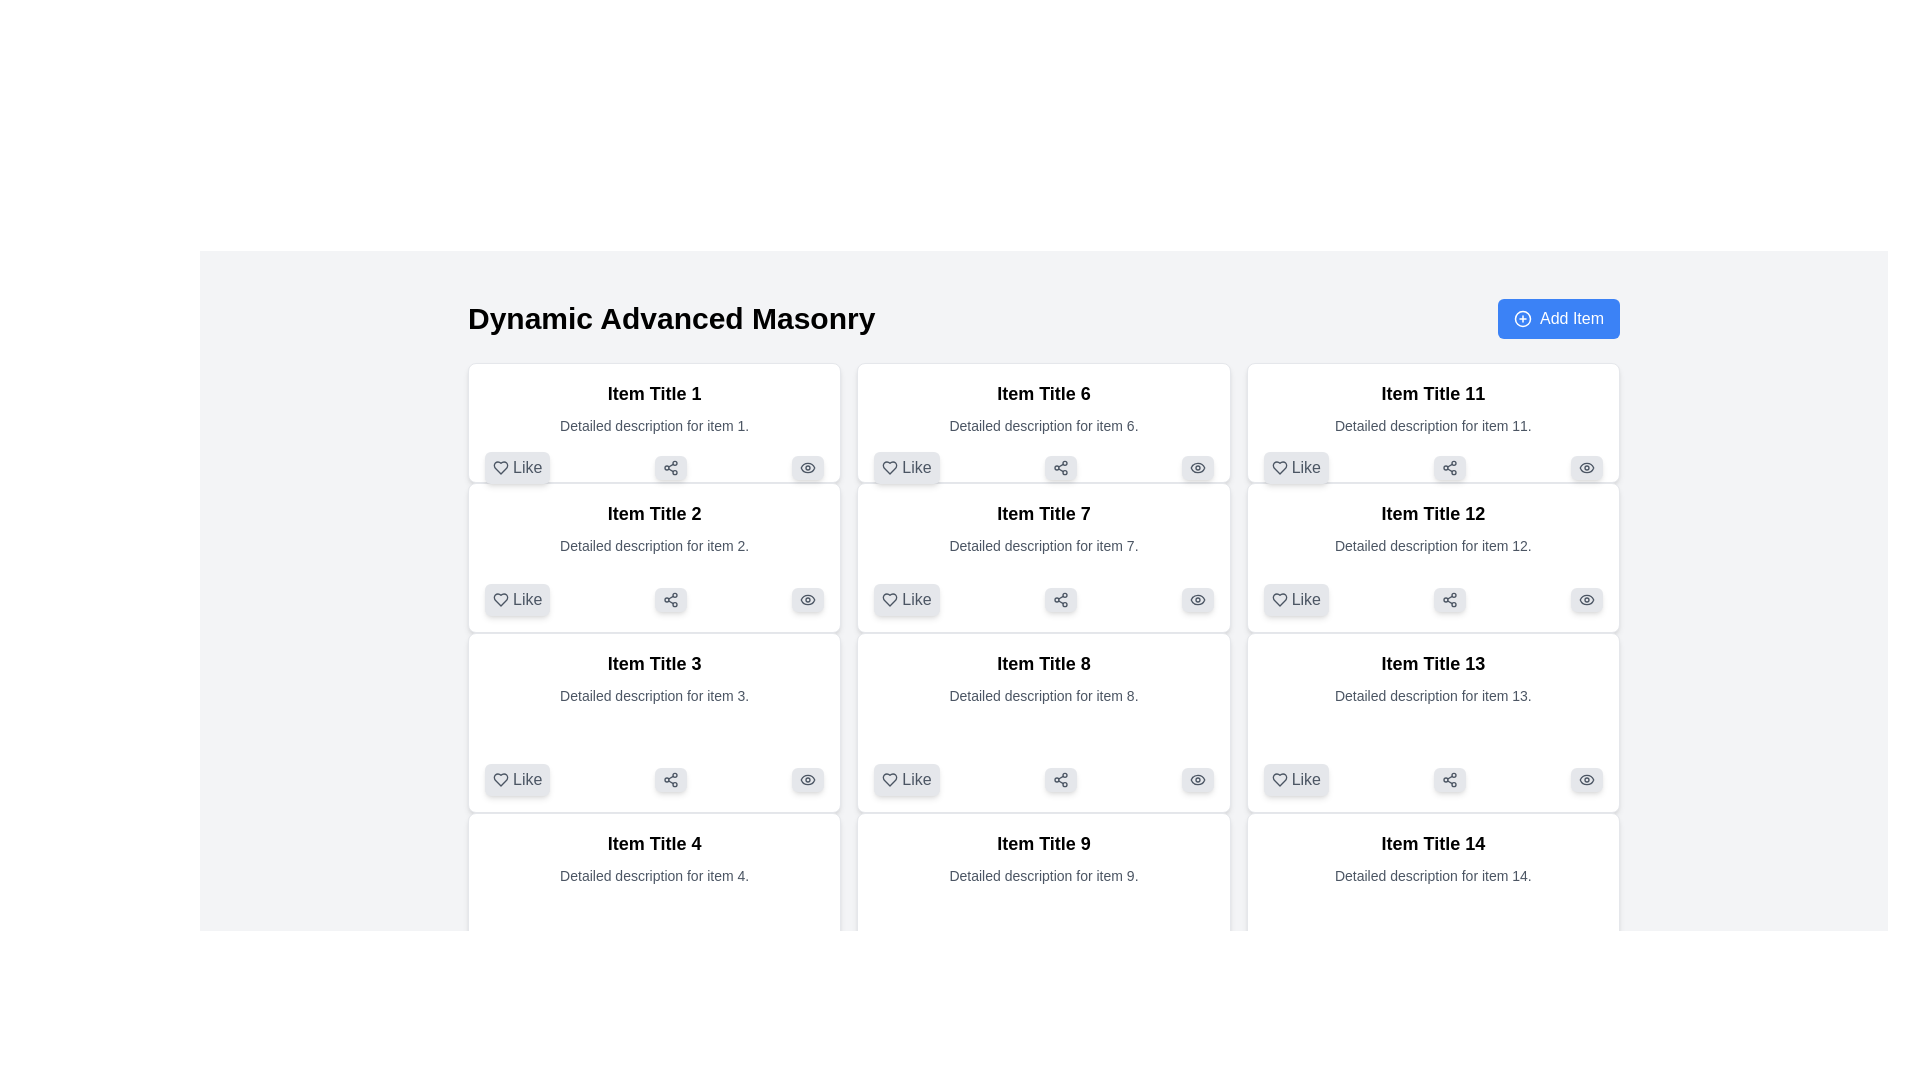 The width and height of the screenshot is (1920, 1080). I want to click on the static text providing additional descriptive information for 'Item Title 9', located beneath the title in the ninth card of the grid layout, so click(1042, 874).